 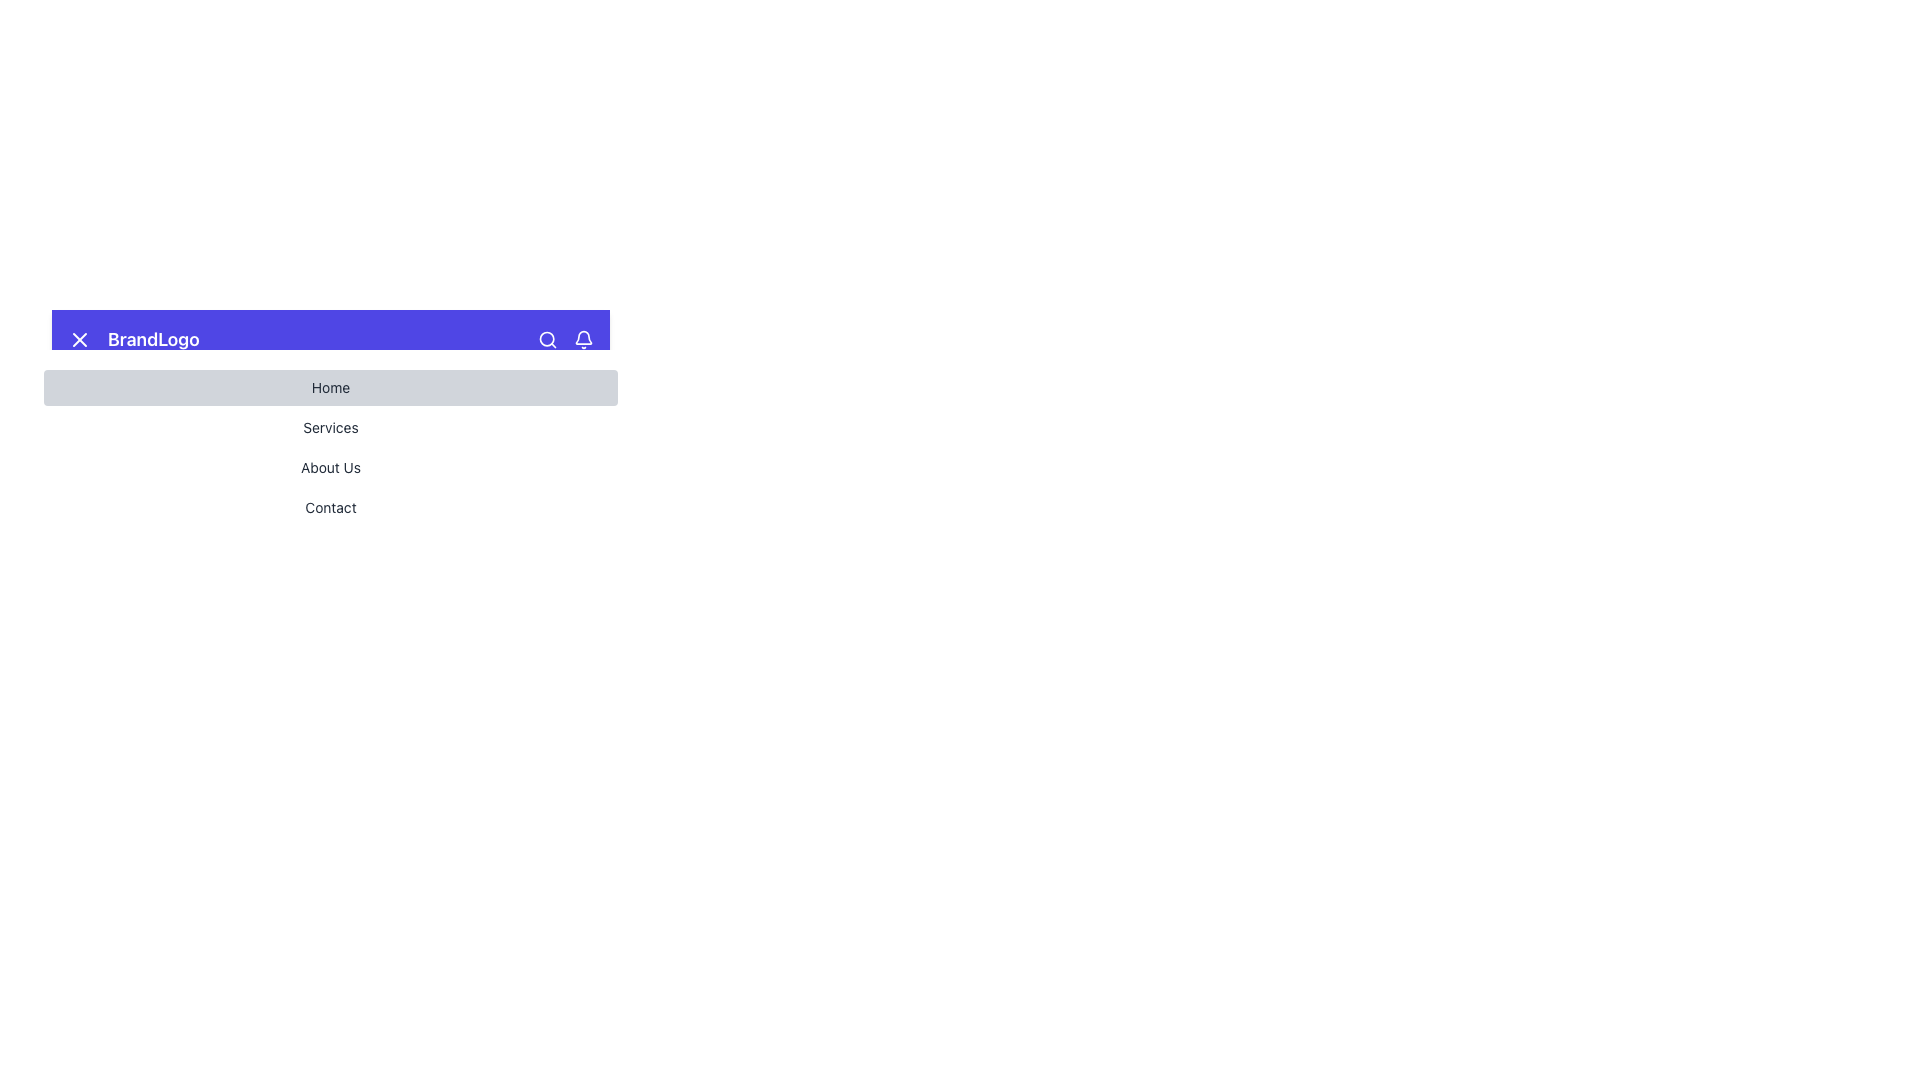 I want to click on the search button located in the header bar, to the right of the brand logo and before the notification bell icon, to initiate a search operation, so click(x=547, y=338).